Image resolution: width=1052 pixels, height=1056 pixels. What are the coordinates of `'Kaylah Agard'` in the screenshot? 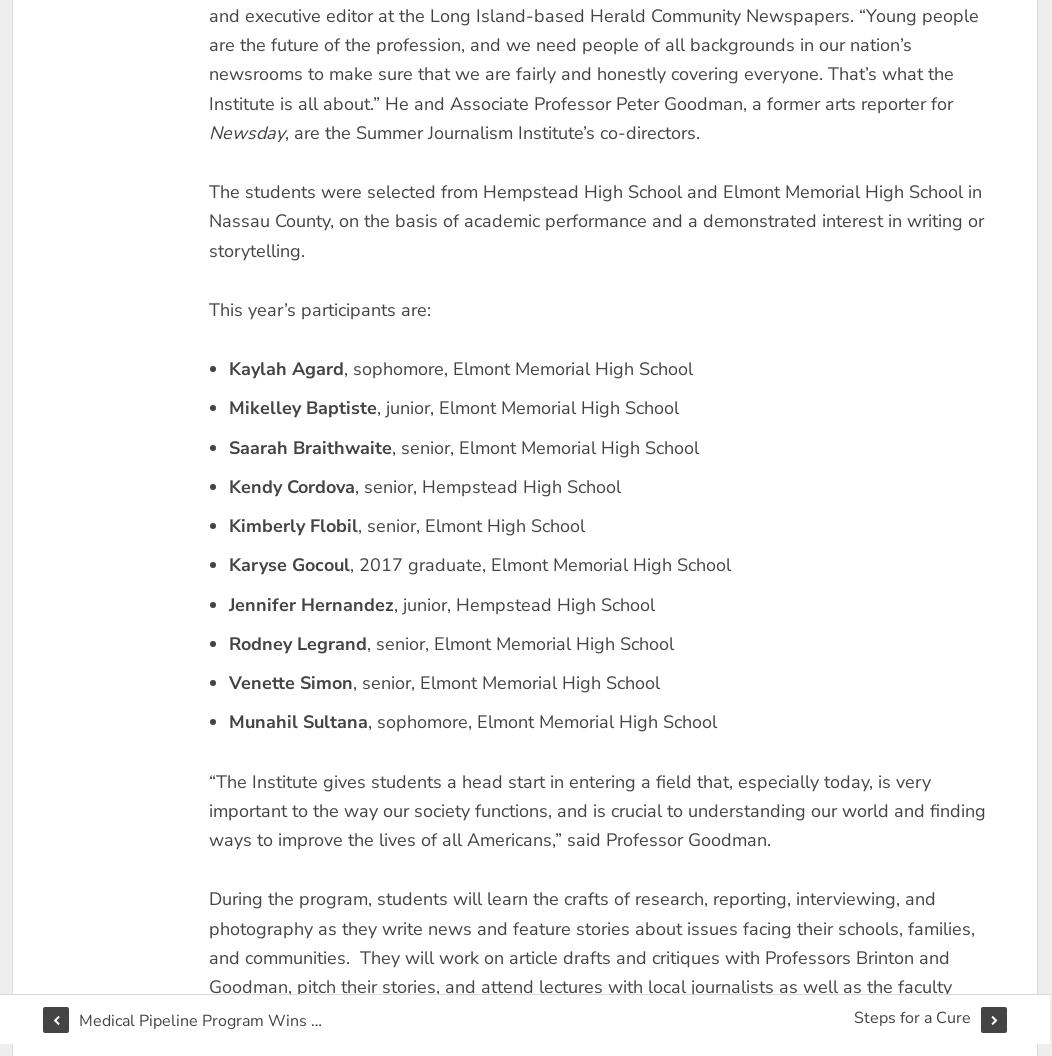 It's located at (285, 367).